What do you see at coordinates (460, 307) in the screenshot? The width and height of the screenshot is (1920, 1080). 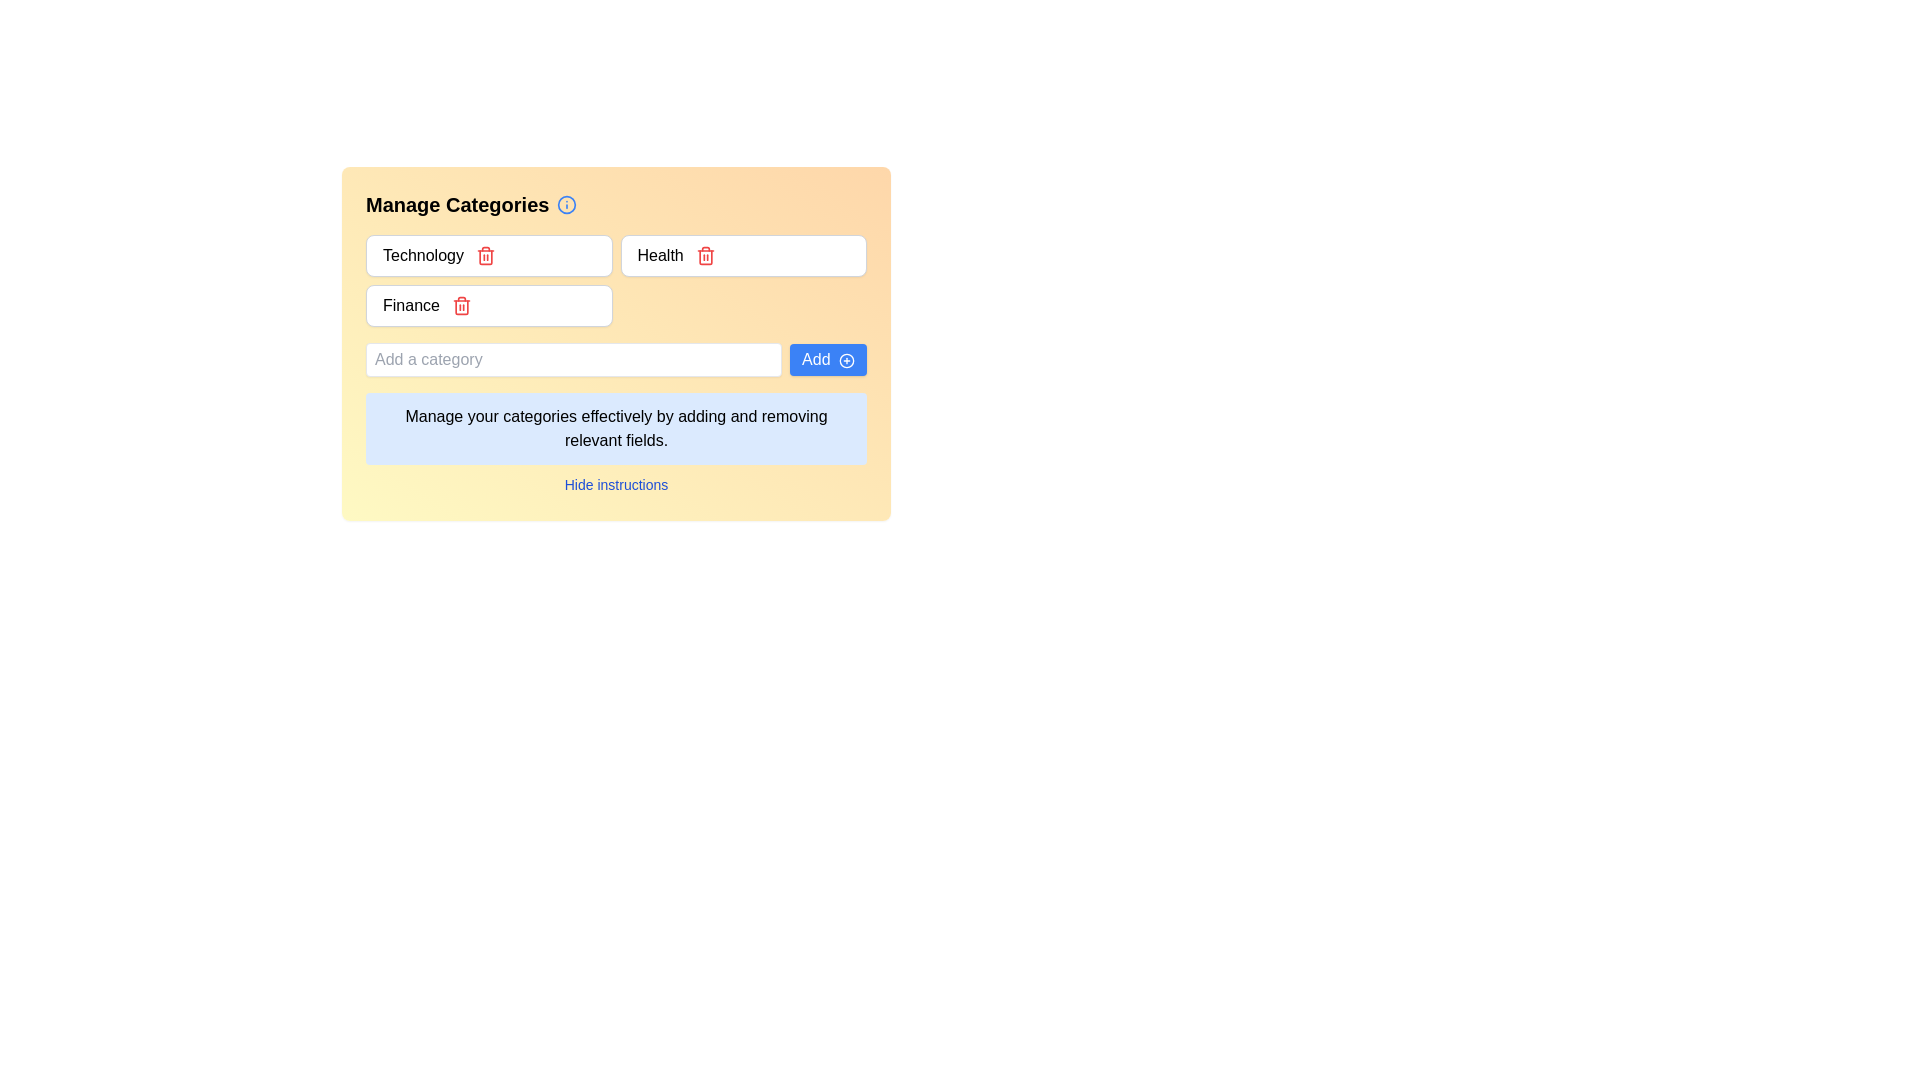 I see `the central part of the trash can icon representing the delete function related to the 'Finance' category` at bounding box center [460, 307].